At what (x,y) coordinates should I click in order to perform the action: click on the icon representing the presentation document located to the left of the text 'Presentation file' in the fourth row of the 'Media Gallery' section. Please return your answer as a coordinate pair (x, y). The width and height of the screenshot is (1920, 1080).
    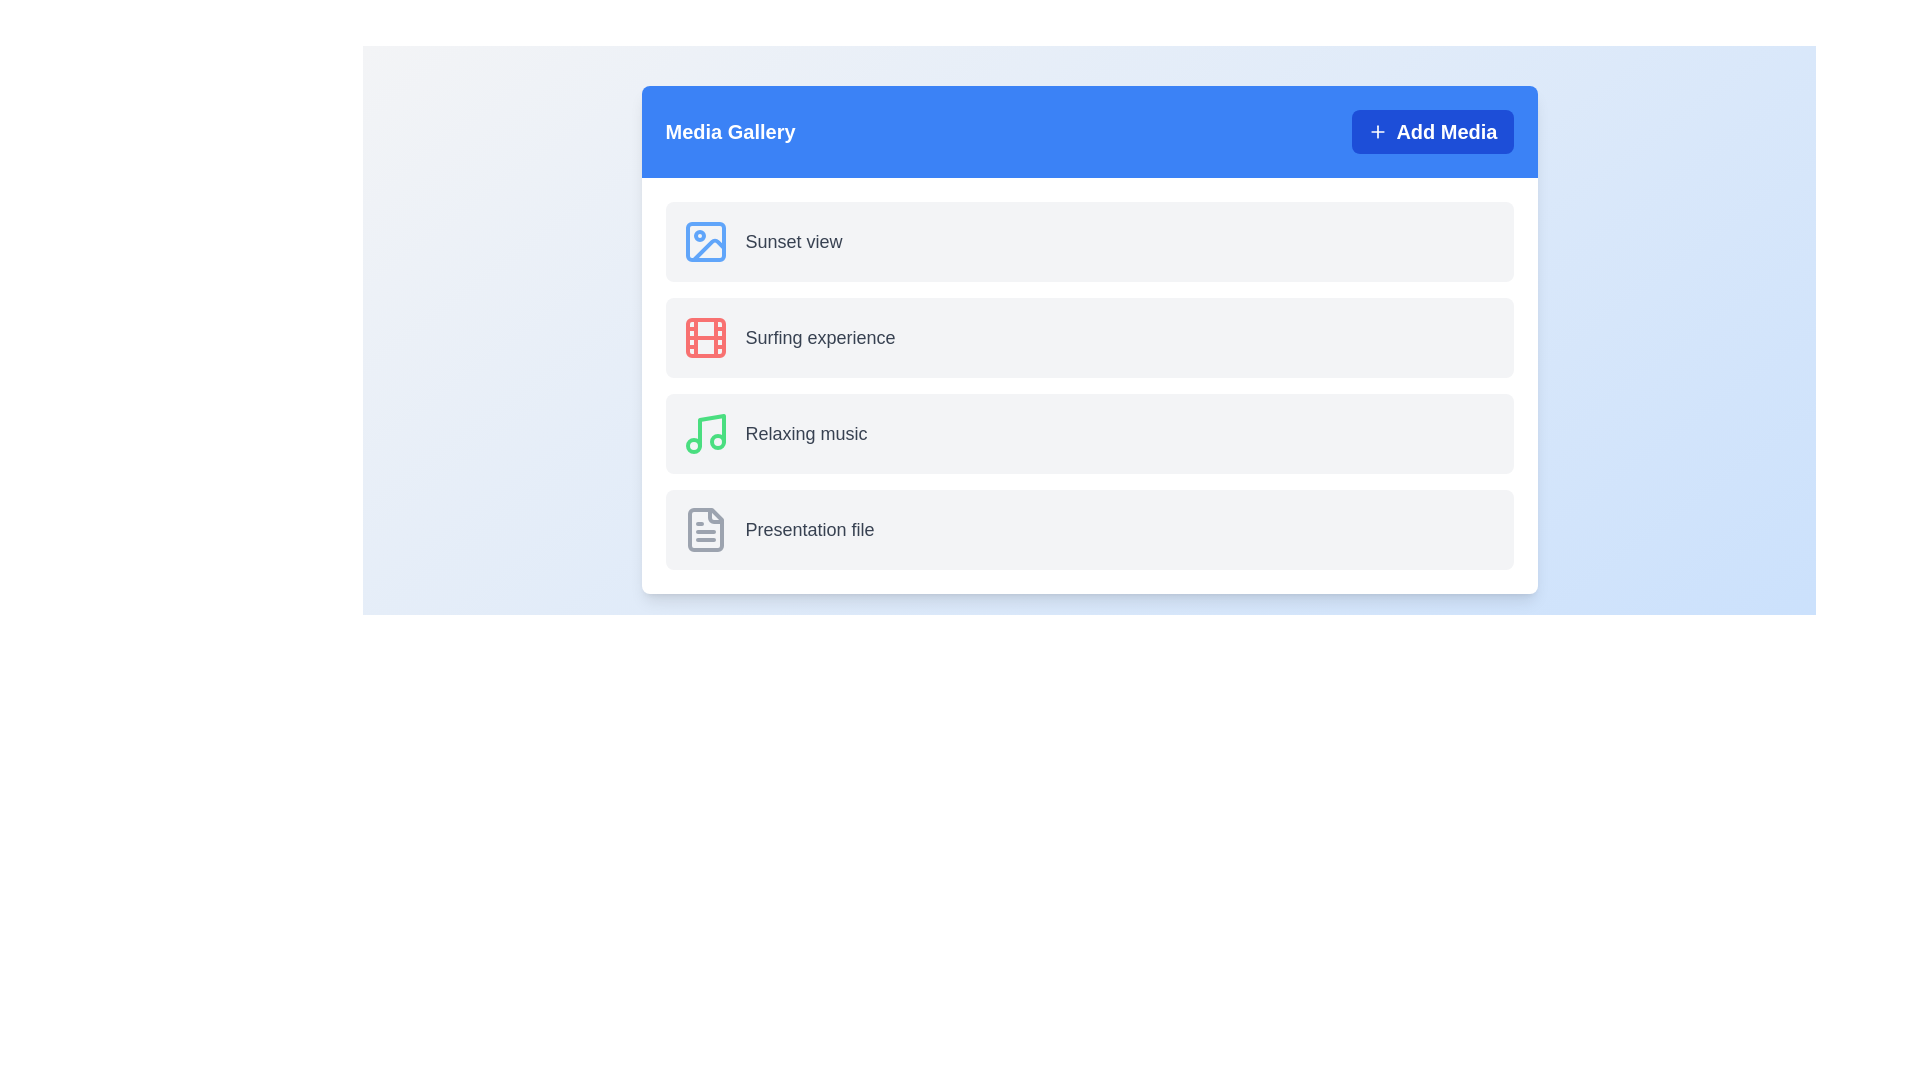
    Looking at the image, I should click on (705, 528).